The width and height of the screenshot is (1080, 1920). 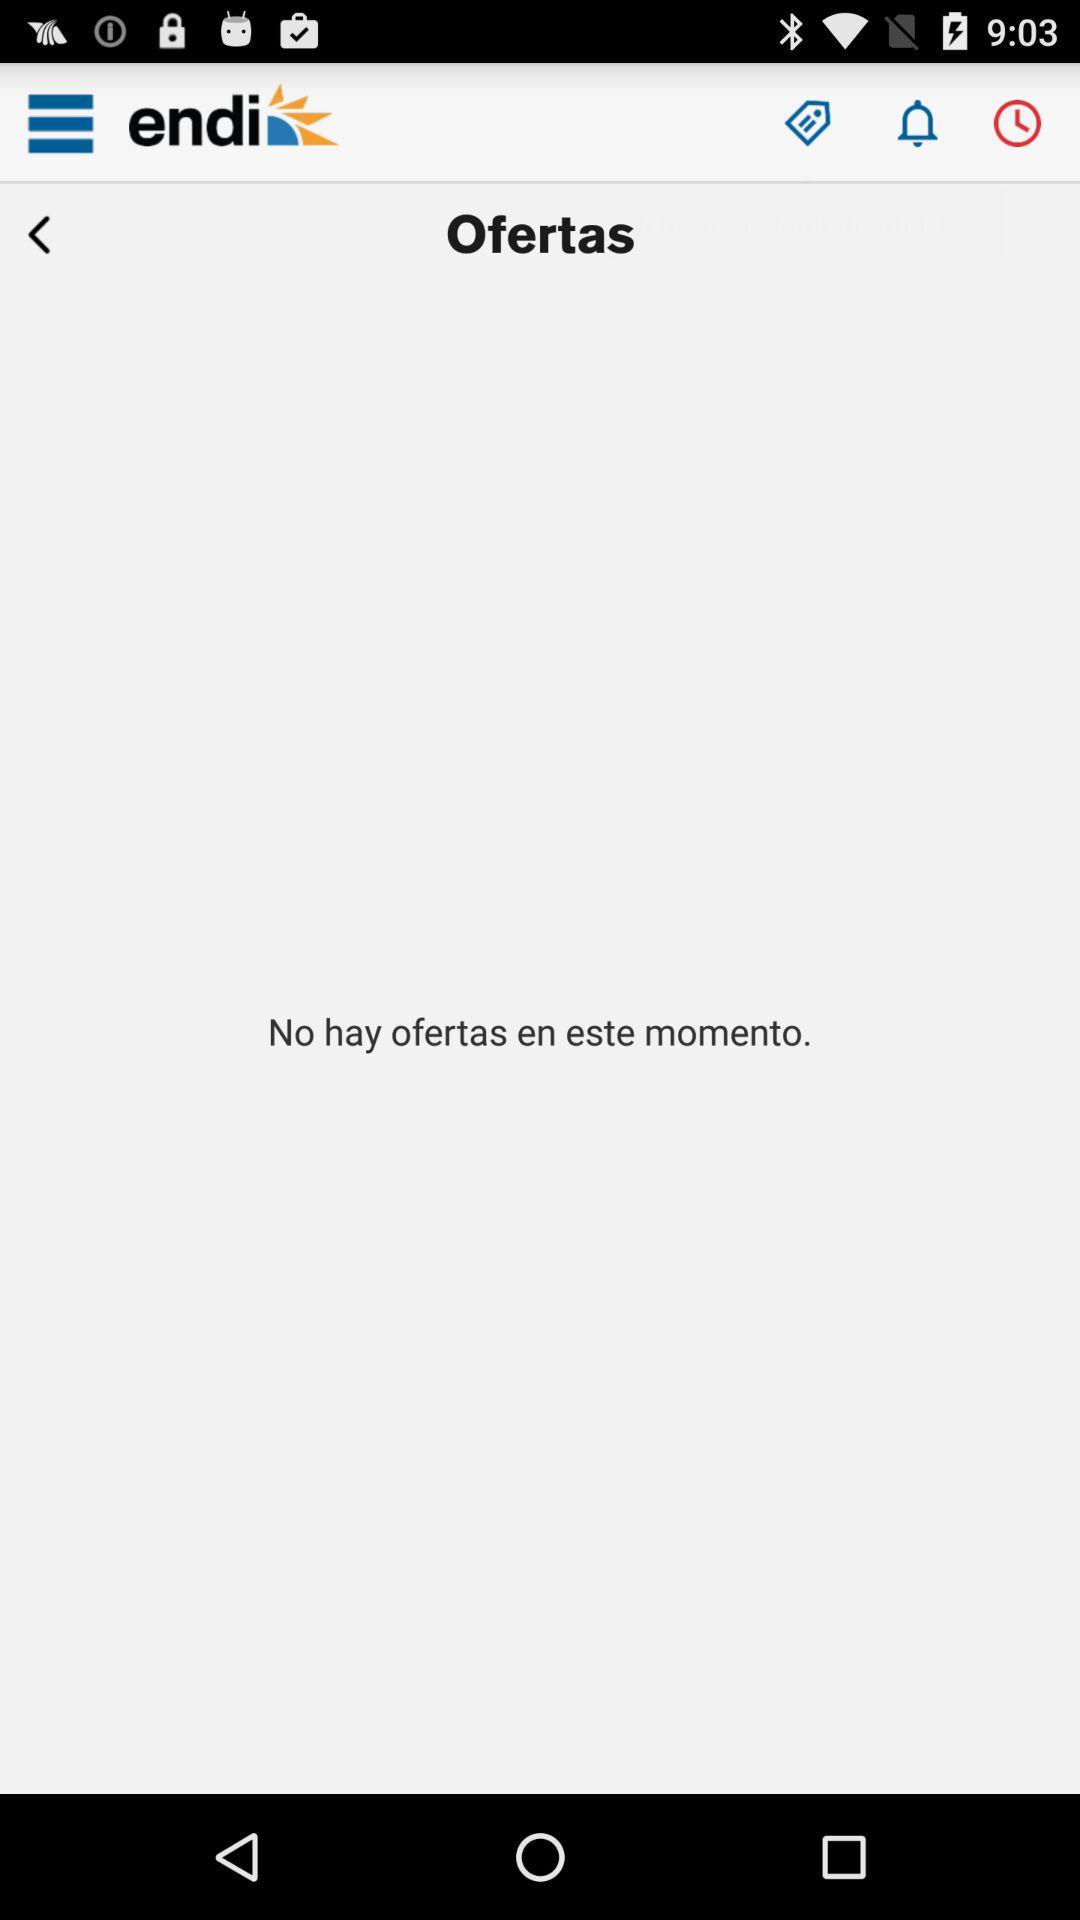 I want to click on homepage, so click(x=233, y=122).